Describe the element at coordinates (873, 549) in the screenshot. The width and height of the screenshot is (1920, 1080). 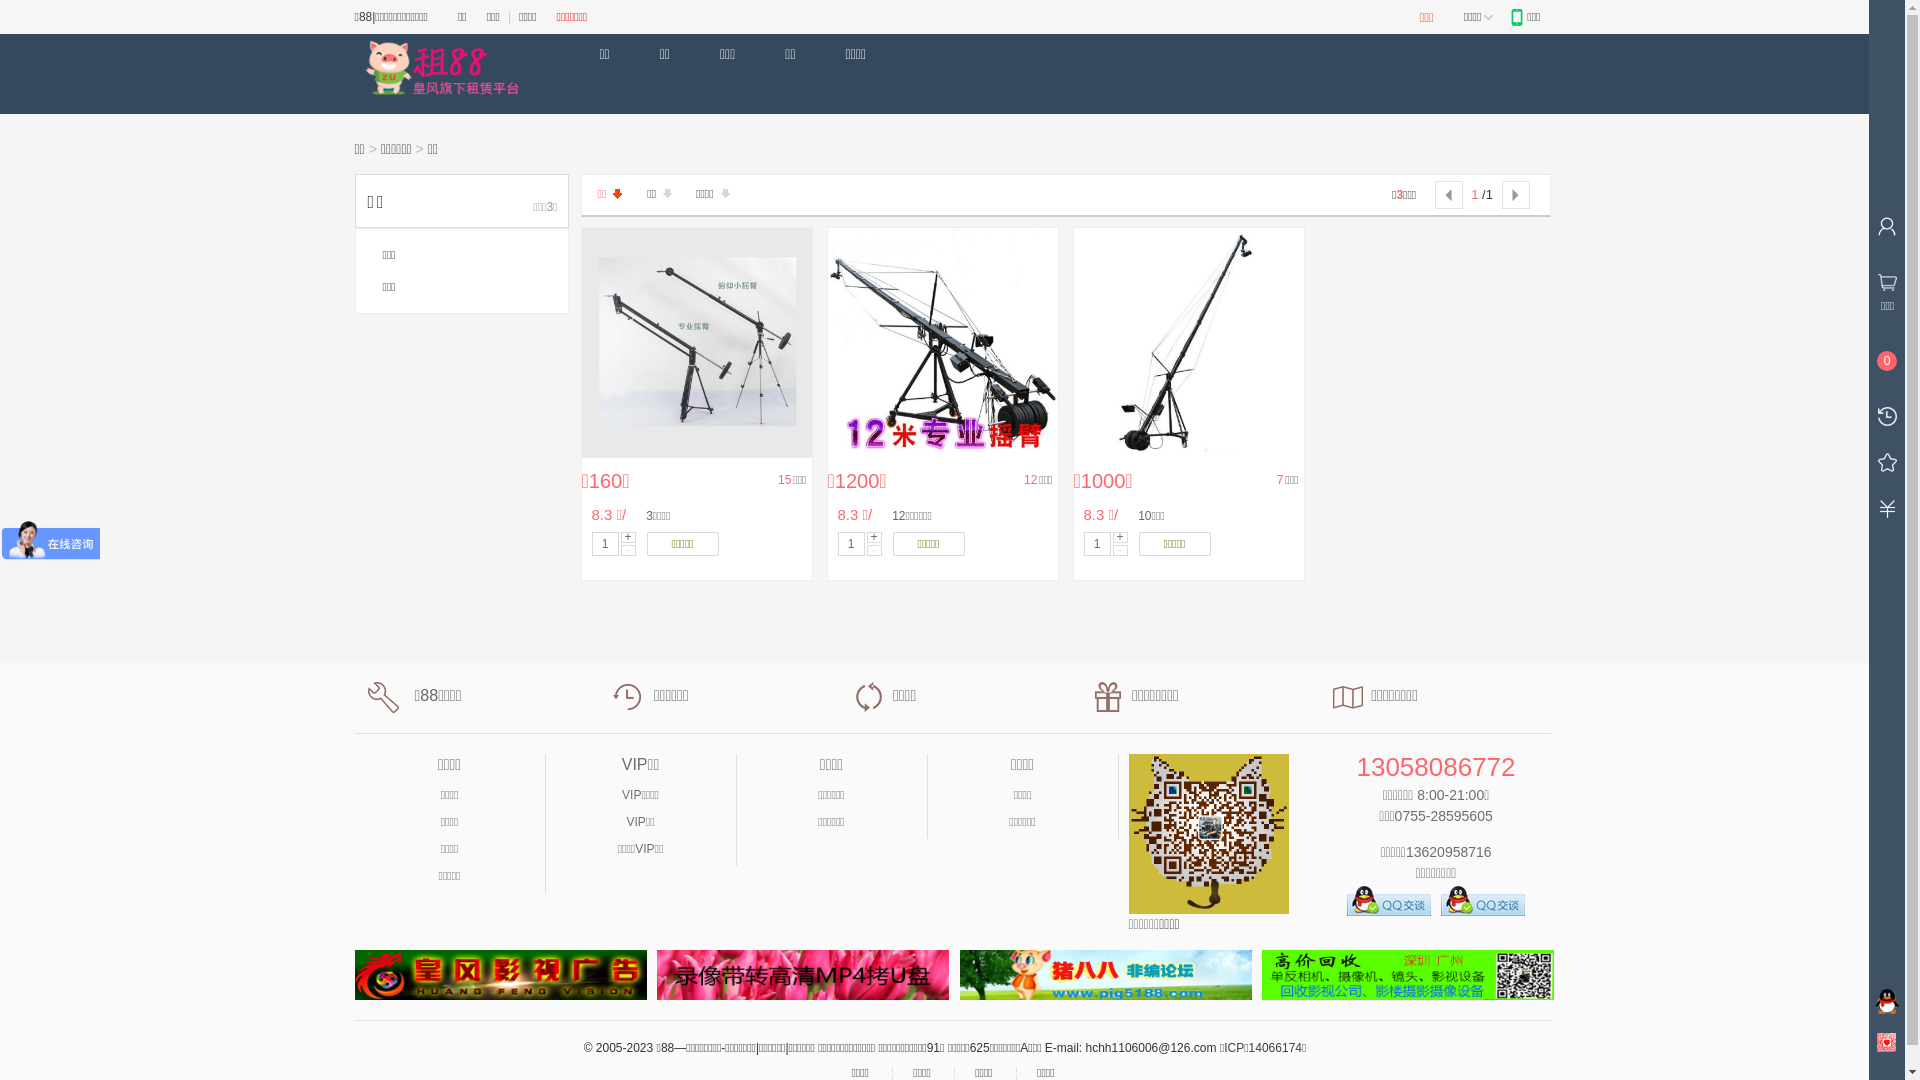
I see `'-'` at that location.